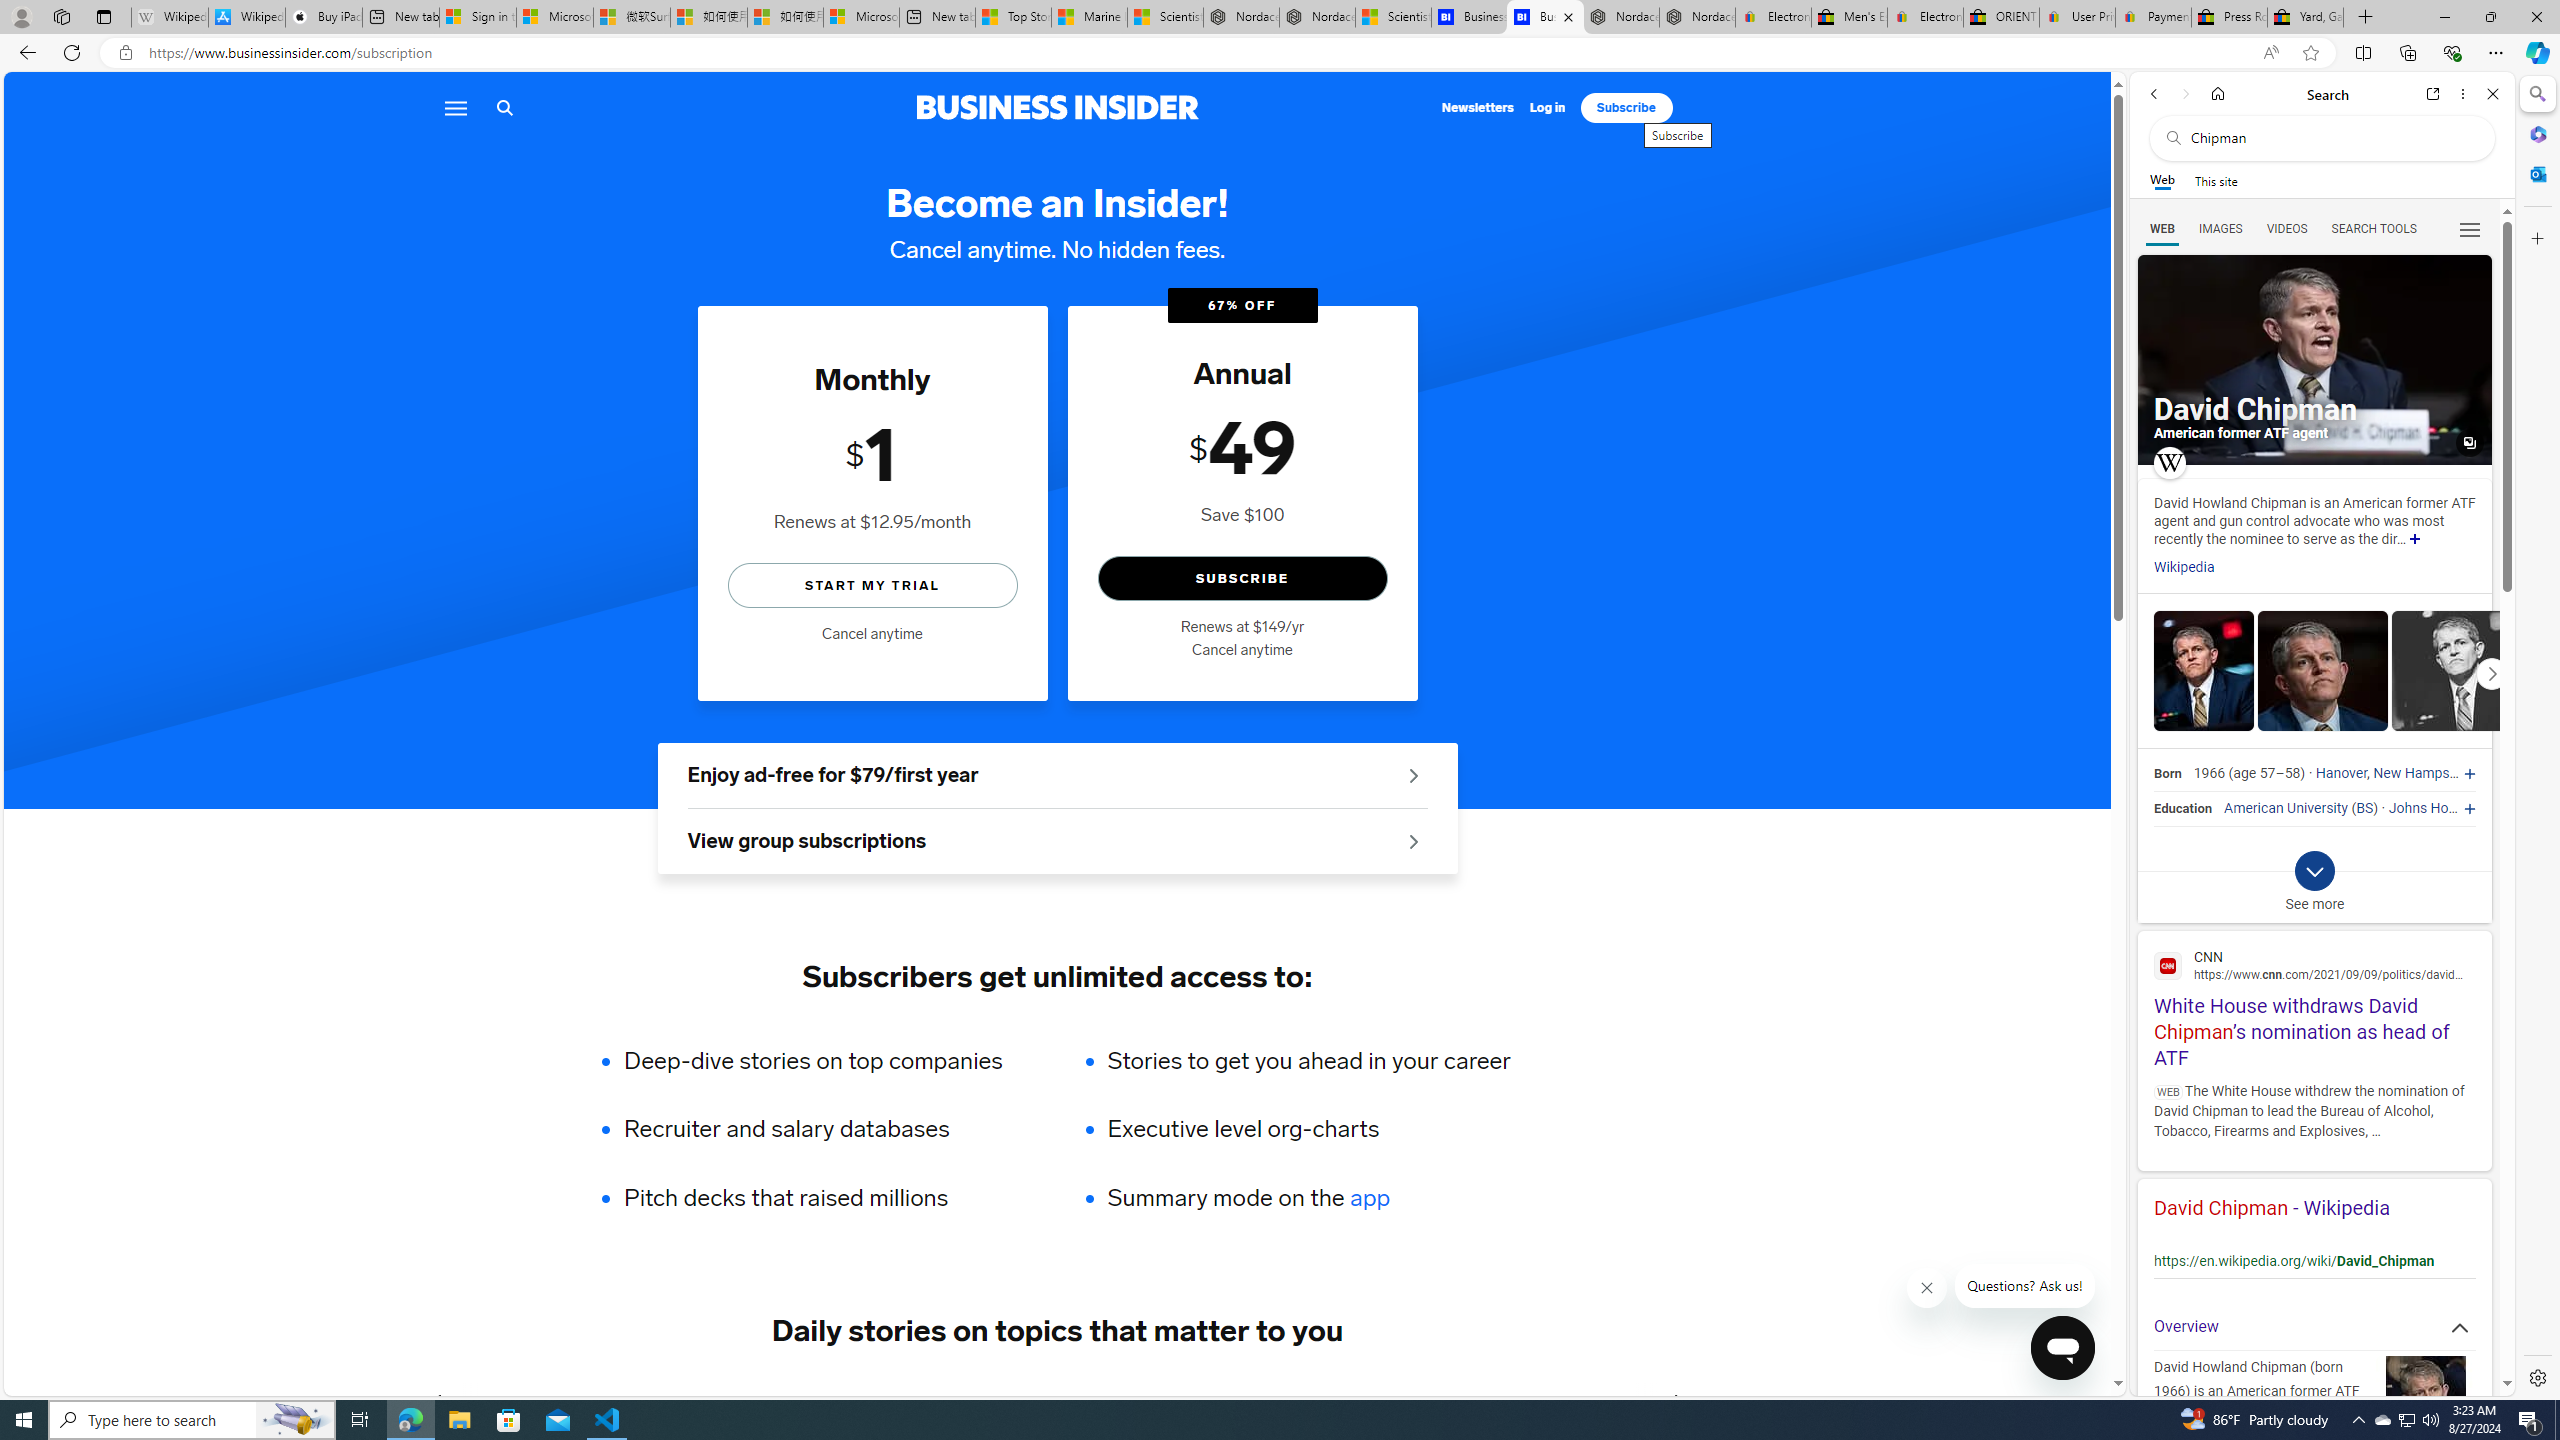 The image size is (2560, 1440). I want to click on 'SUBSCRIBE', so click(1242, 578).